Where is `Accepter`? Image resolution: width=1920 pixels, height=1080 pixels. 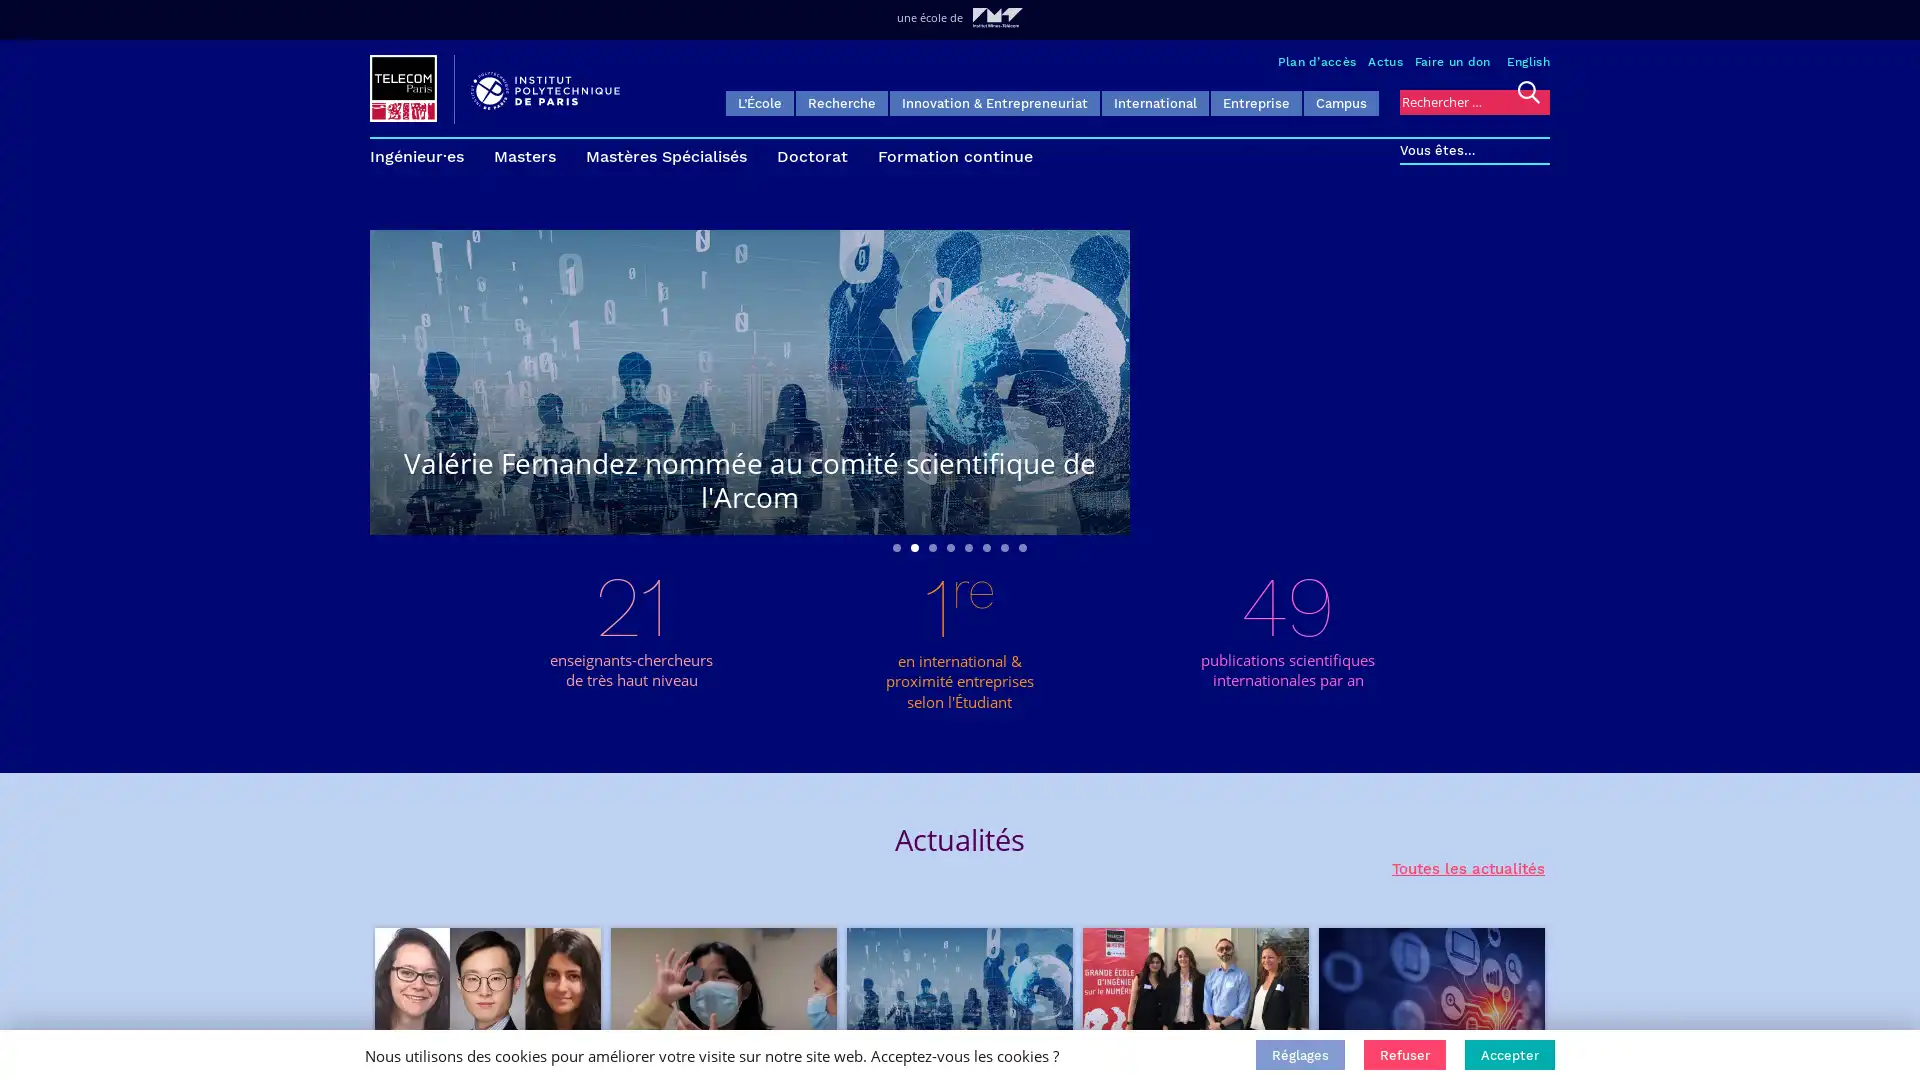
Accepter is located at coordinates (1510, 1053).